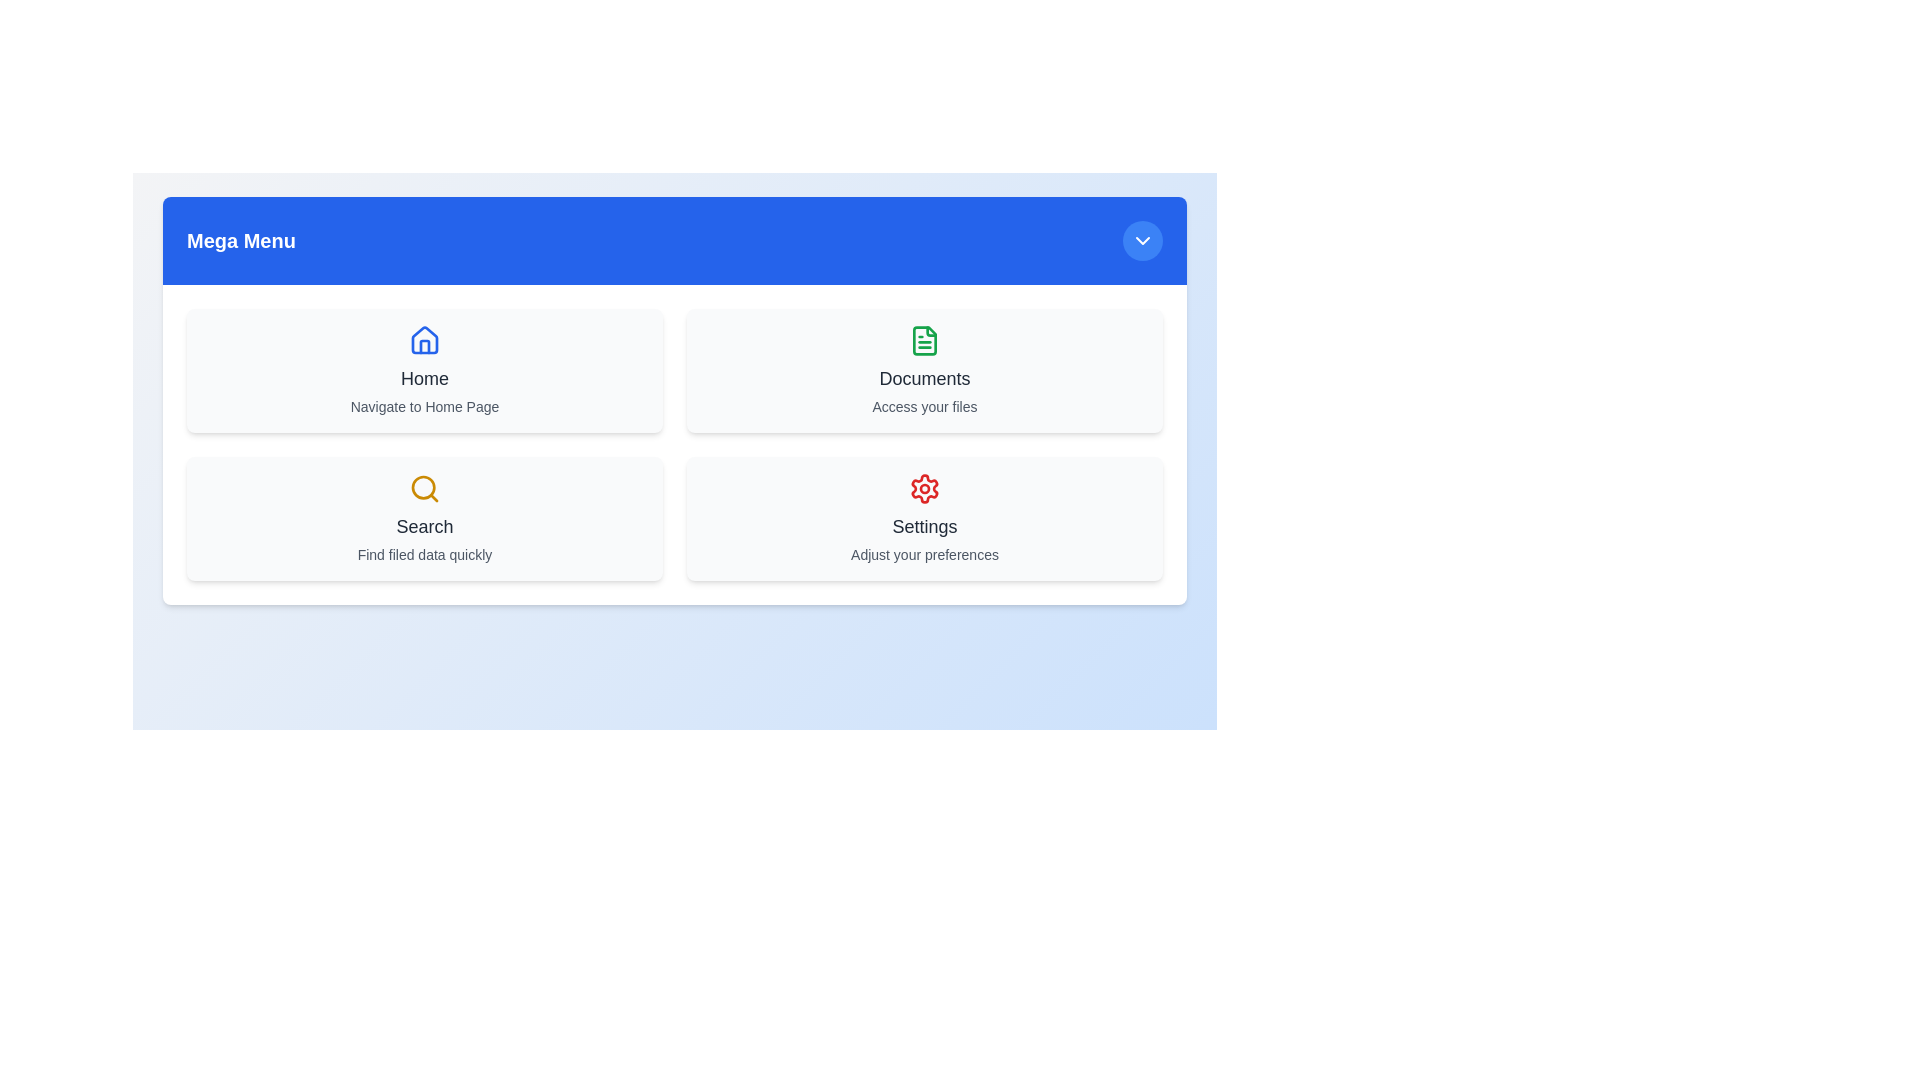  What do you see at coordinates (424, 518) in the screenshot?
I see `the center of the 'Search' card to initiate the search functionality` at bounding box center [424, 518].